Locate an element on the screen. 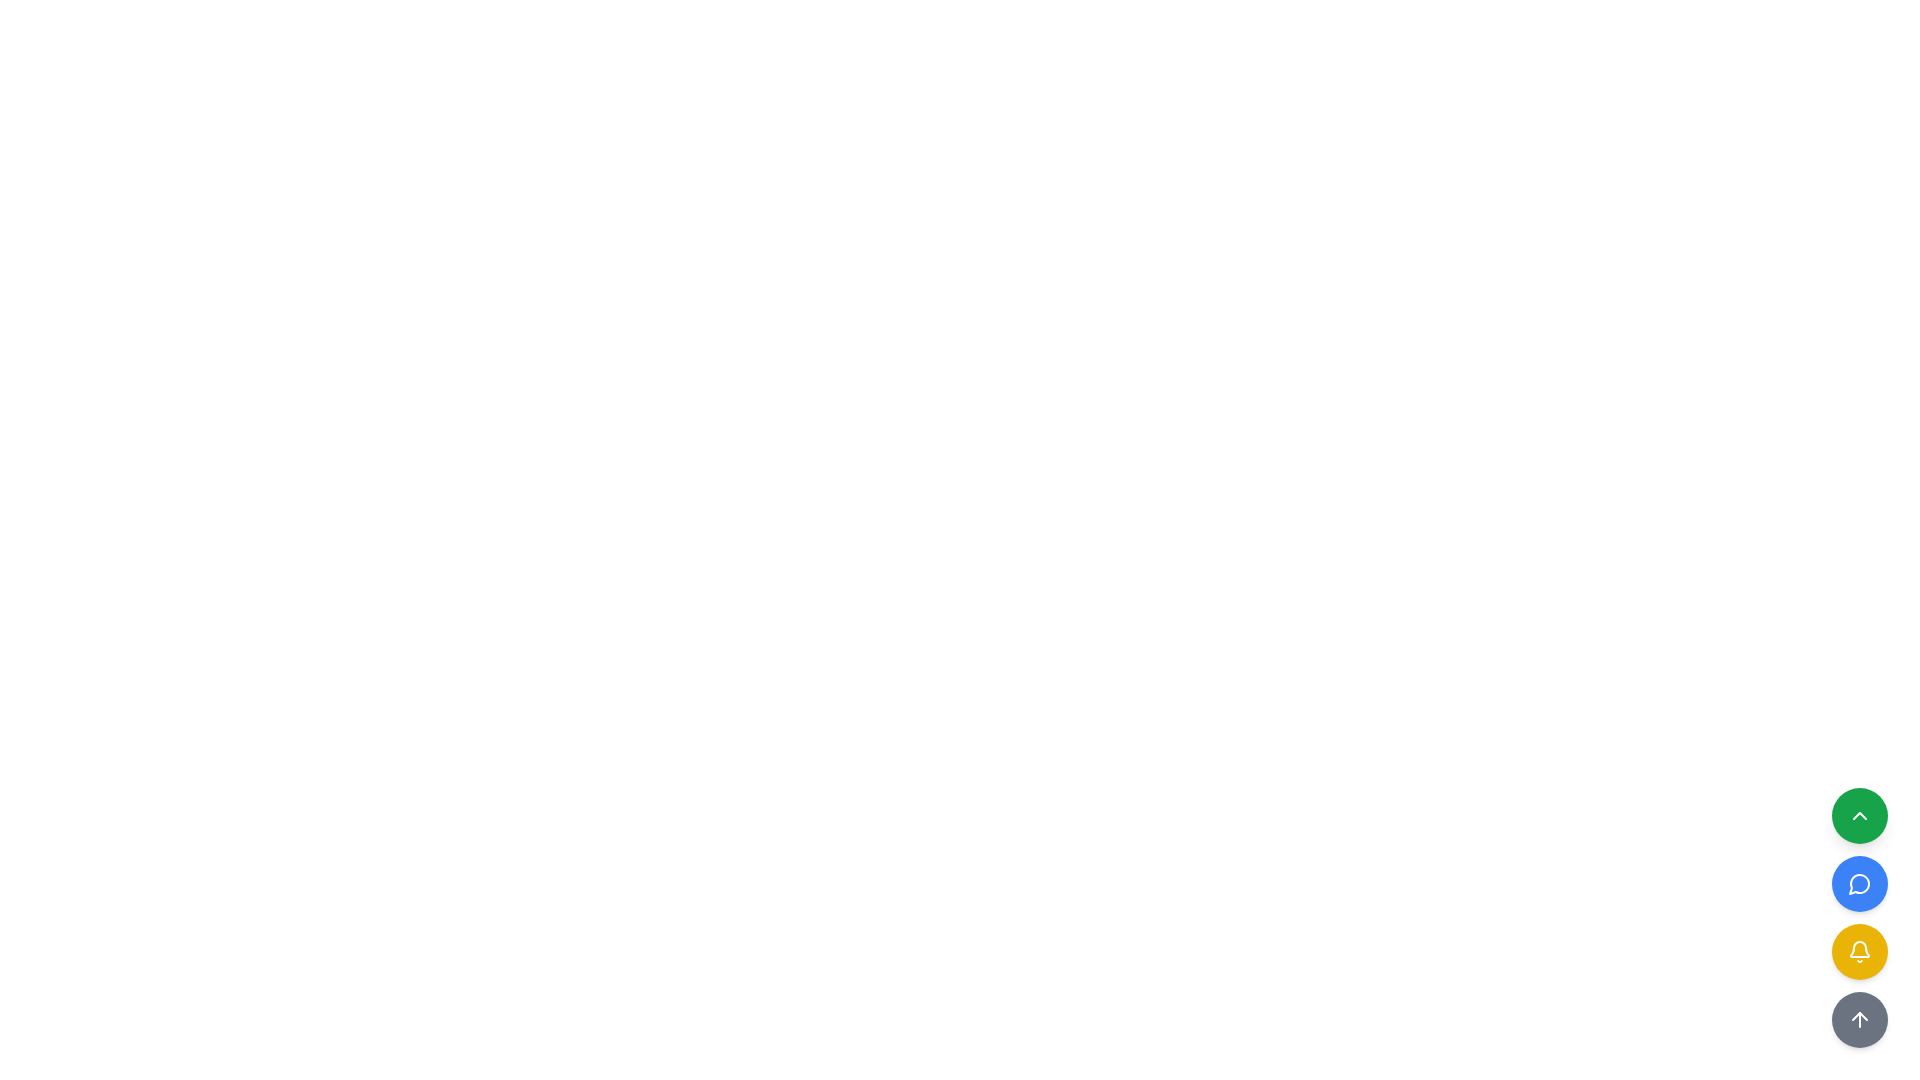 This screenshot has width=1920, height=1080. the lower portion of the yellow bell icon is located at coordinates (1859, 948).